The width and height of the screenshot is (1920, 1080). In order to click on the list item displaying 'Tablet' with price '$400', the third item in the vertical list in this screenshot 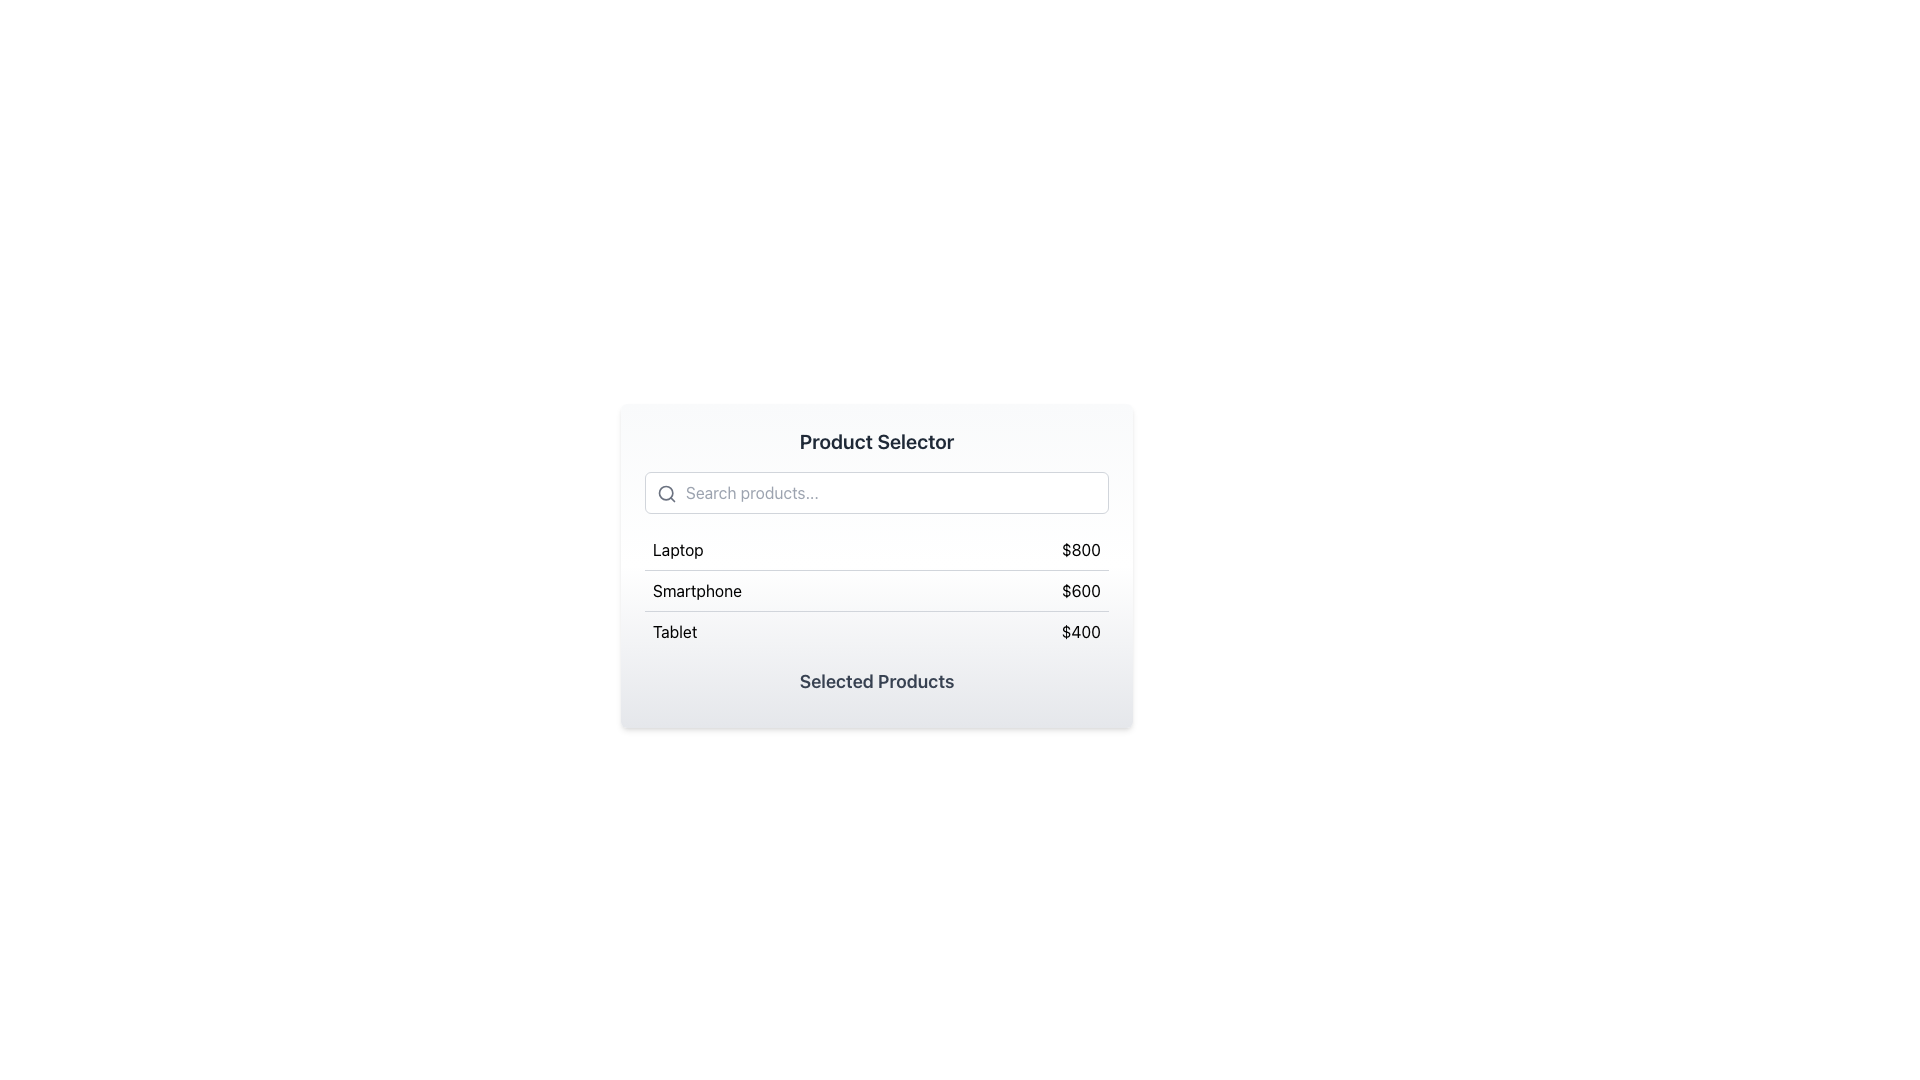, I will do `click(877, 631)`.